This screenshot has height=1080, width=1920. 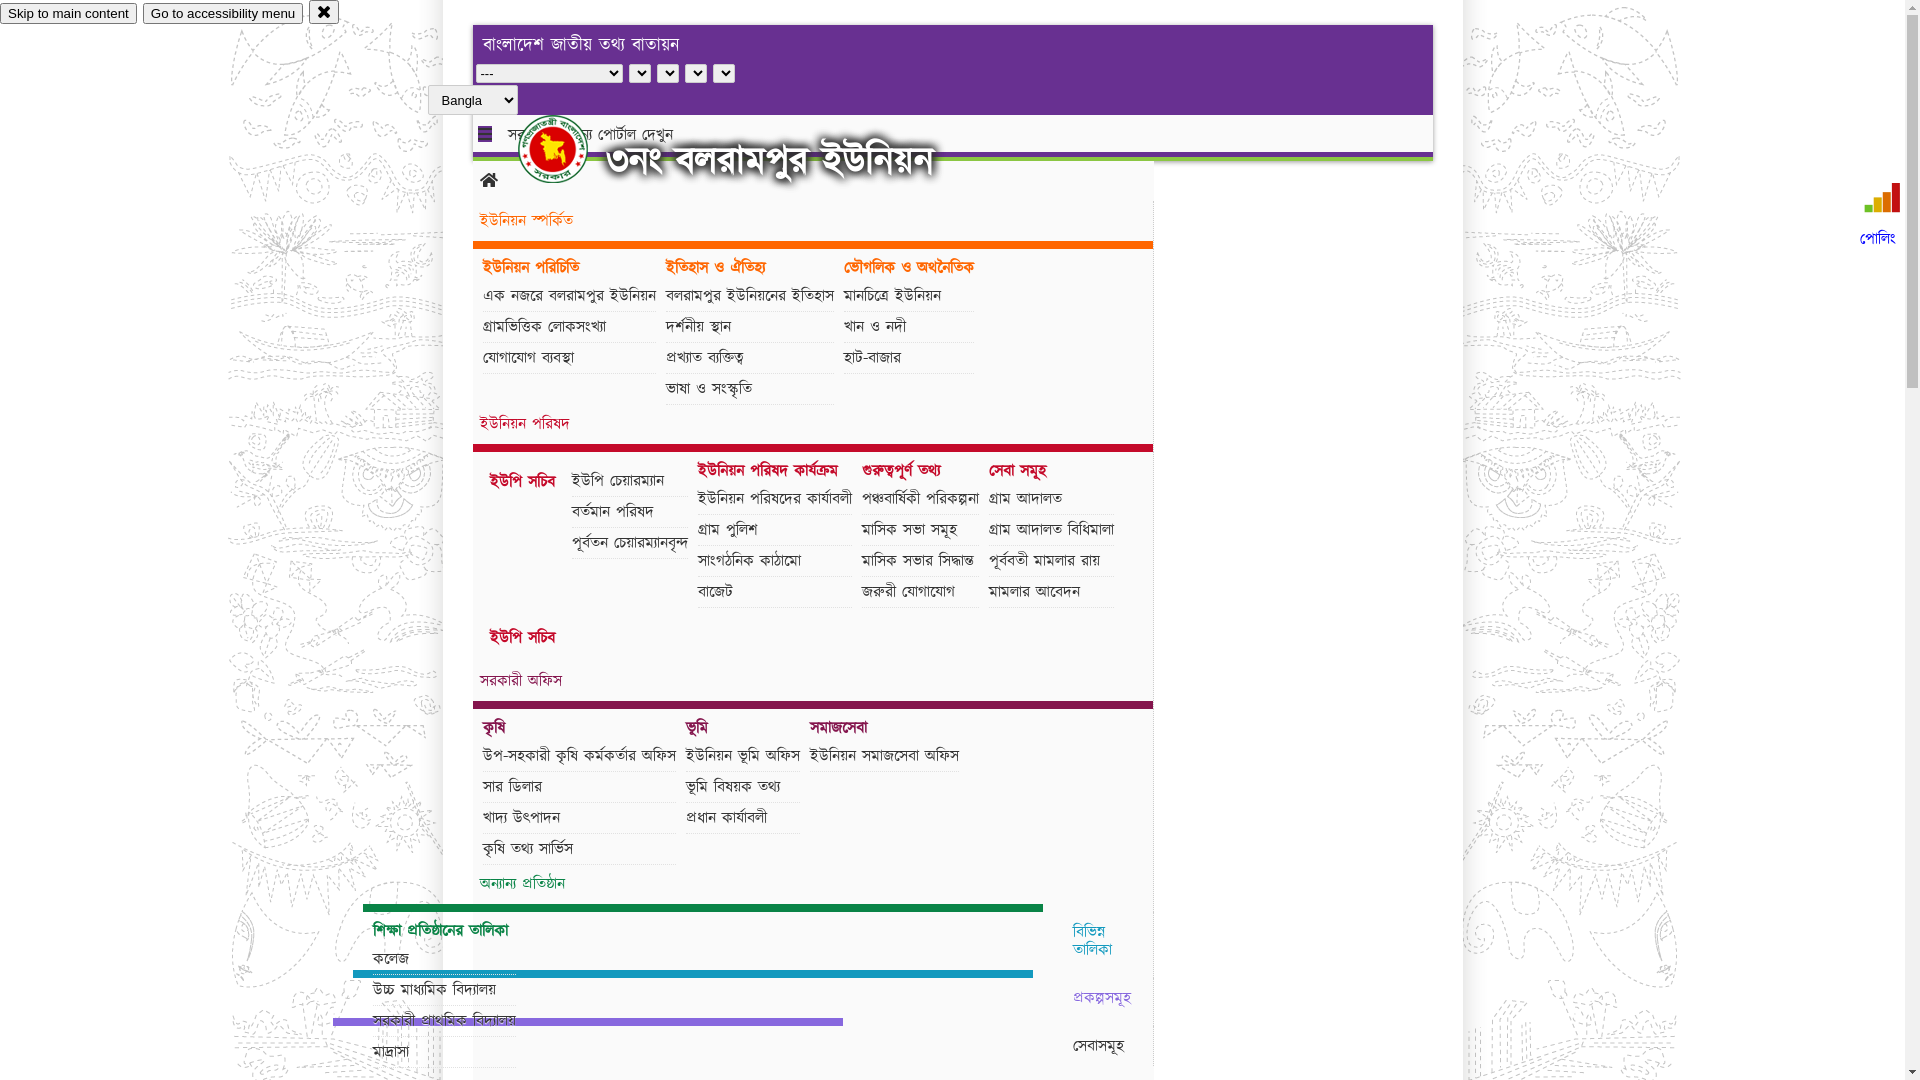 What do you see at coordinates (518, 148) in the screenshot?
I see `'` at bounding box center [518, 148].